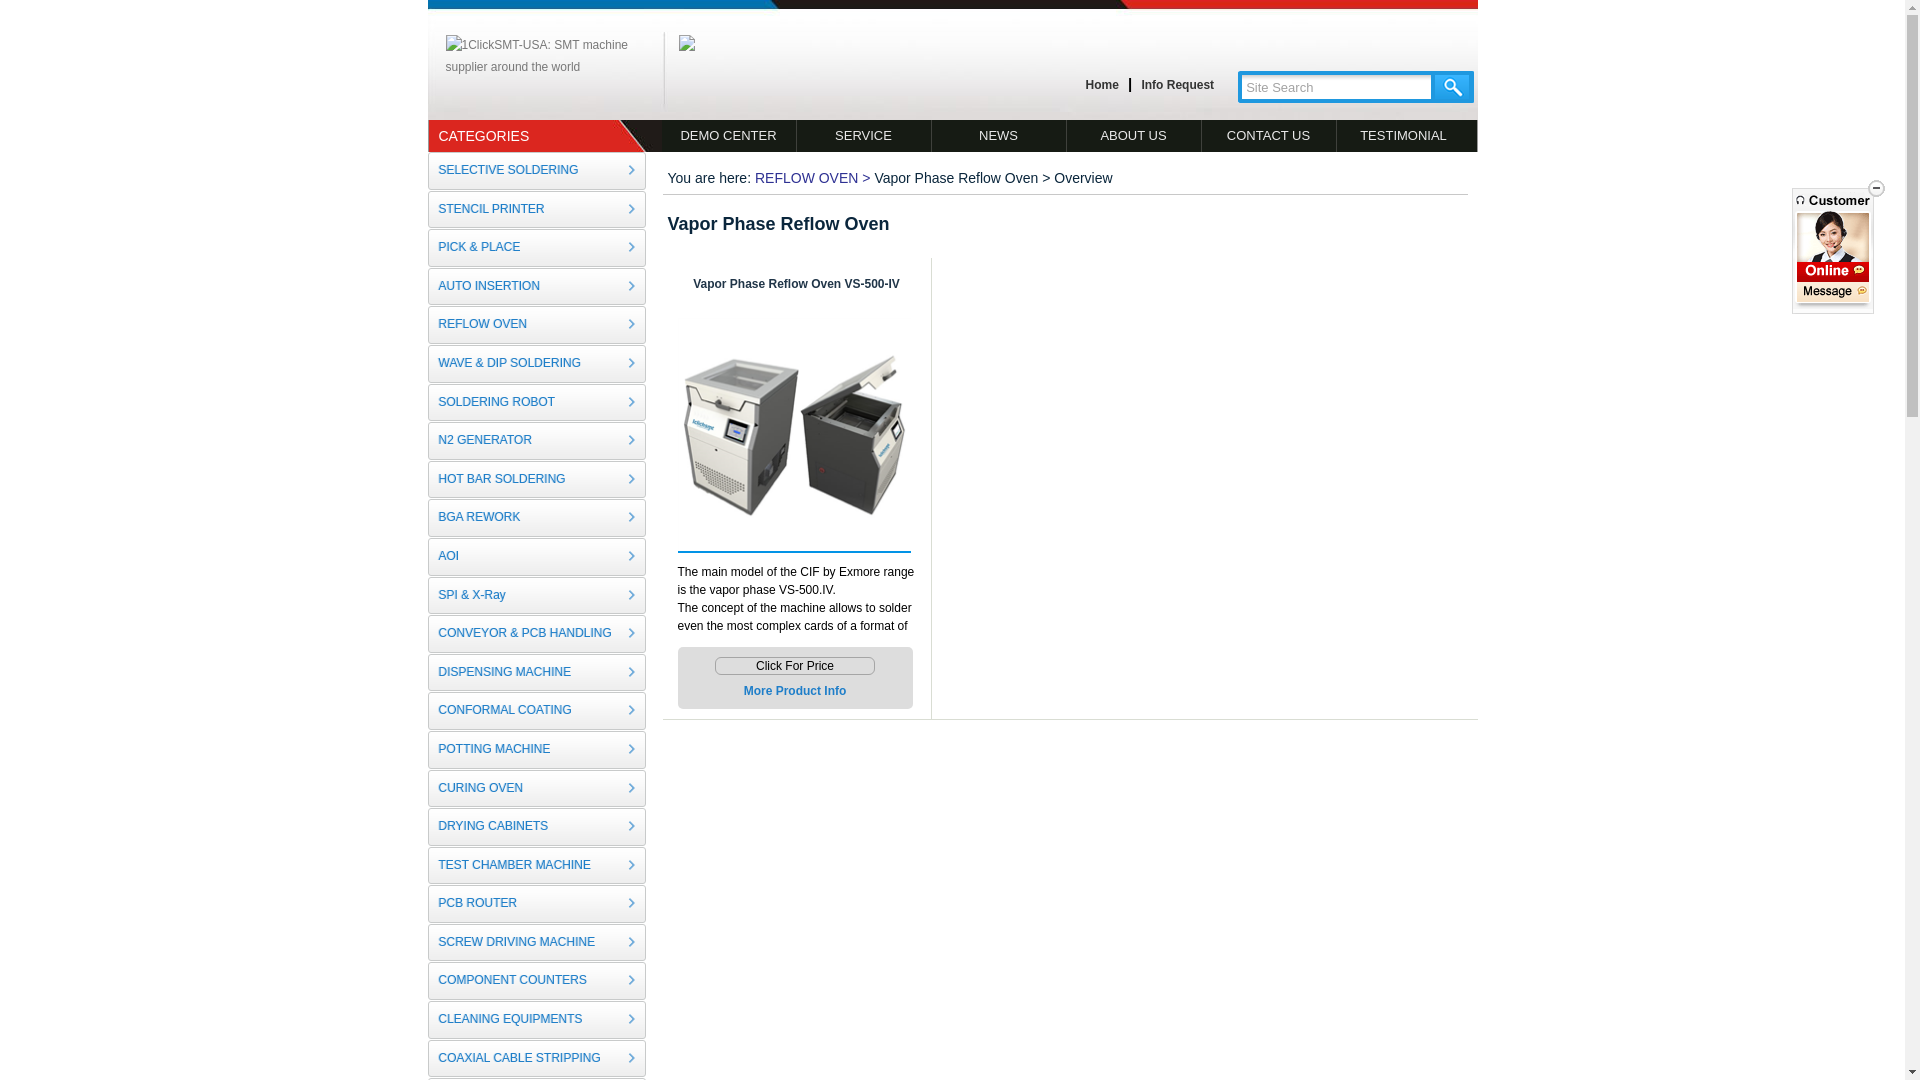 Image resolution: width=1920 pixels, height=1080 pixels. I want to click on 'customer service', so click(1833, 272).